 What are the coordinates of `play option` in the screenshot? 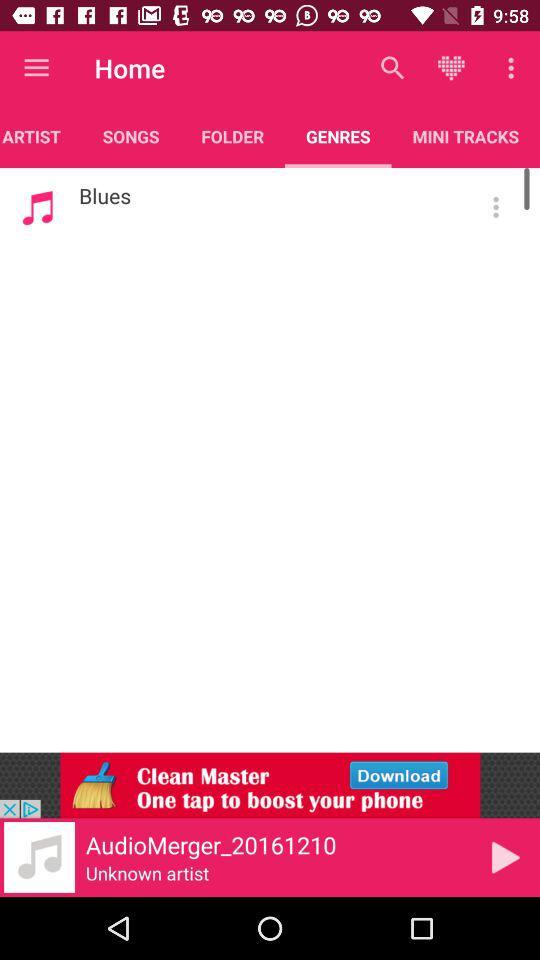 It's located at (504, 856).